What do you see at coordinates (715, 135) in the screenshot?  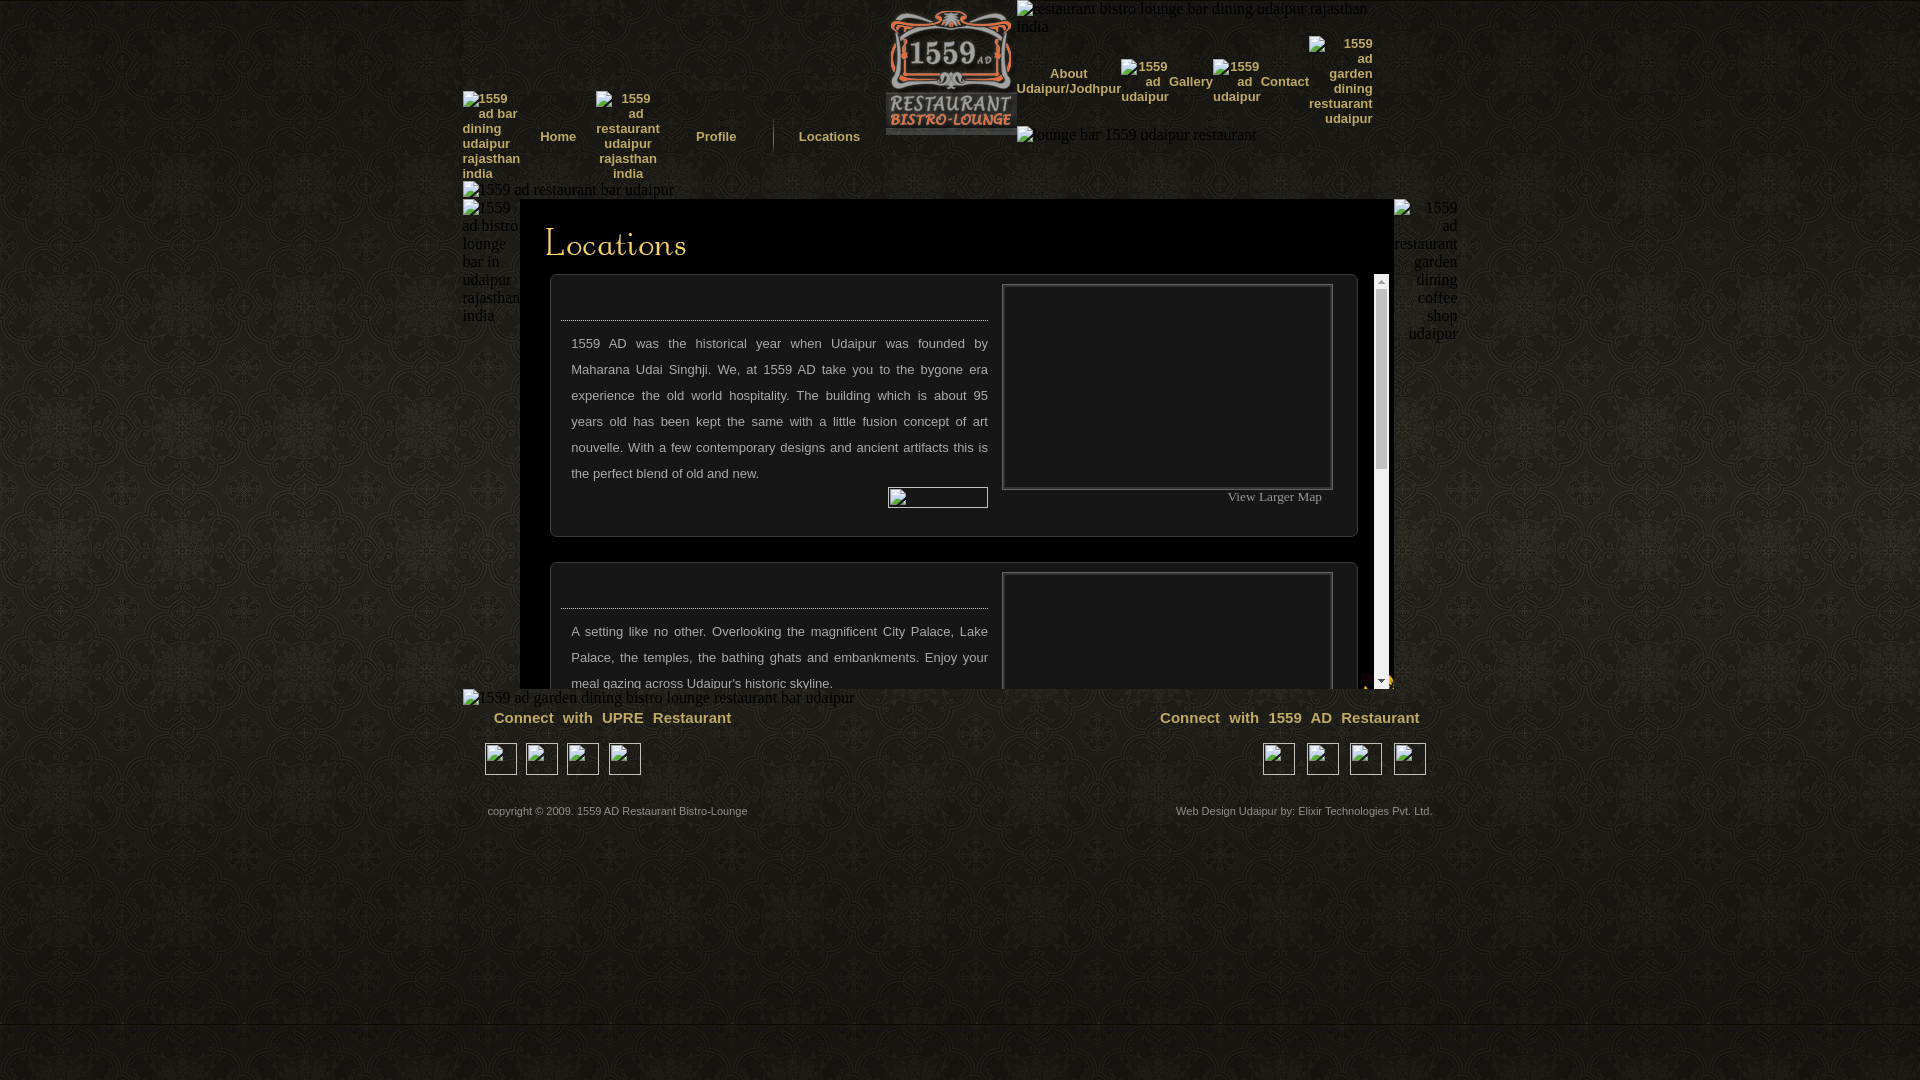 I see `'Profile'` at bounding box center [715, 135].